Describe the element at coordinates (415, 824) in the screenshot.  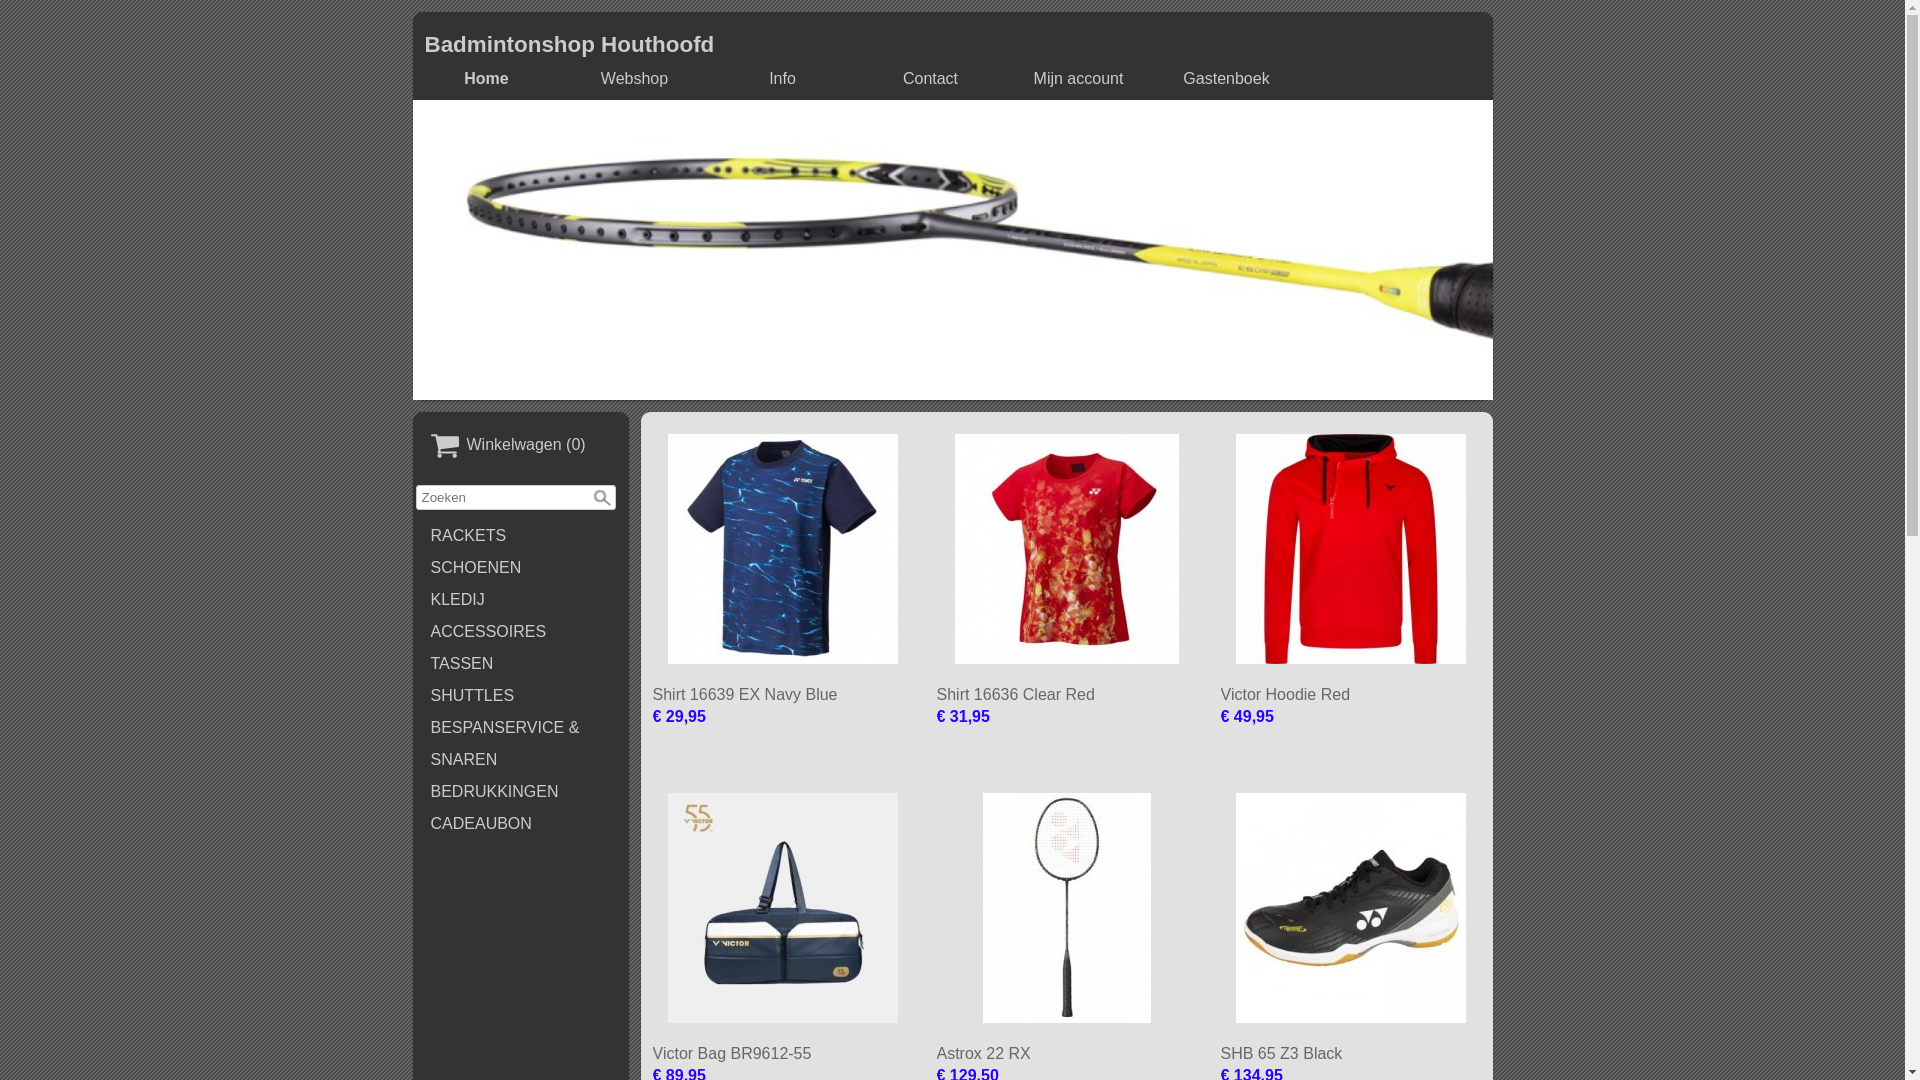
I see `'CADEAUBON'` at that location.